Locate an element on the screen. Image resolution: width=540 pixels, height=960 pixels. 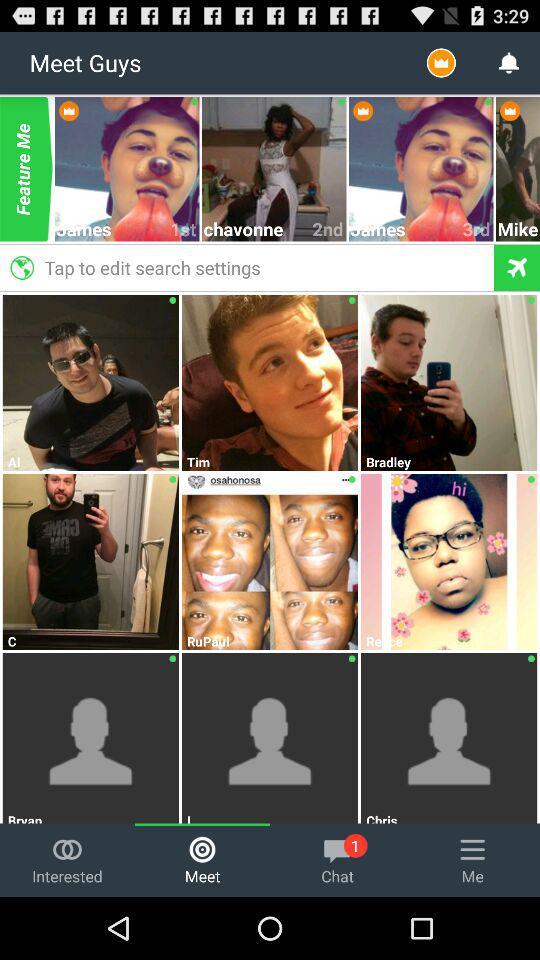
icon next to james item is located at coordinates (476, 229).